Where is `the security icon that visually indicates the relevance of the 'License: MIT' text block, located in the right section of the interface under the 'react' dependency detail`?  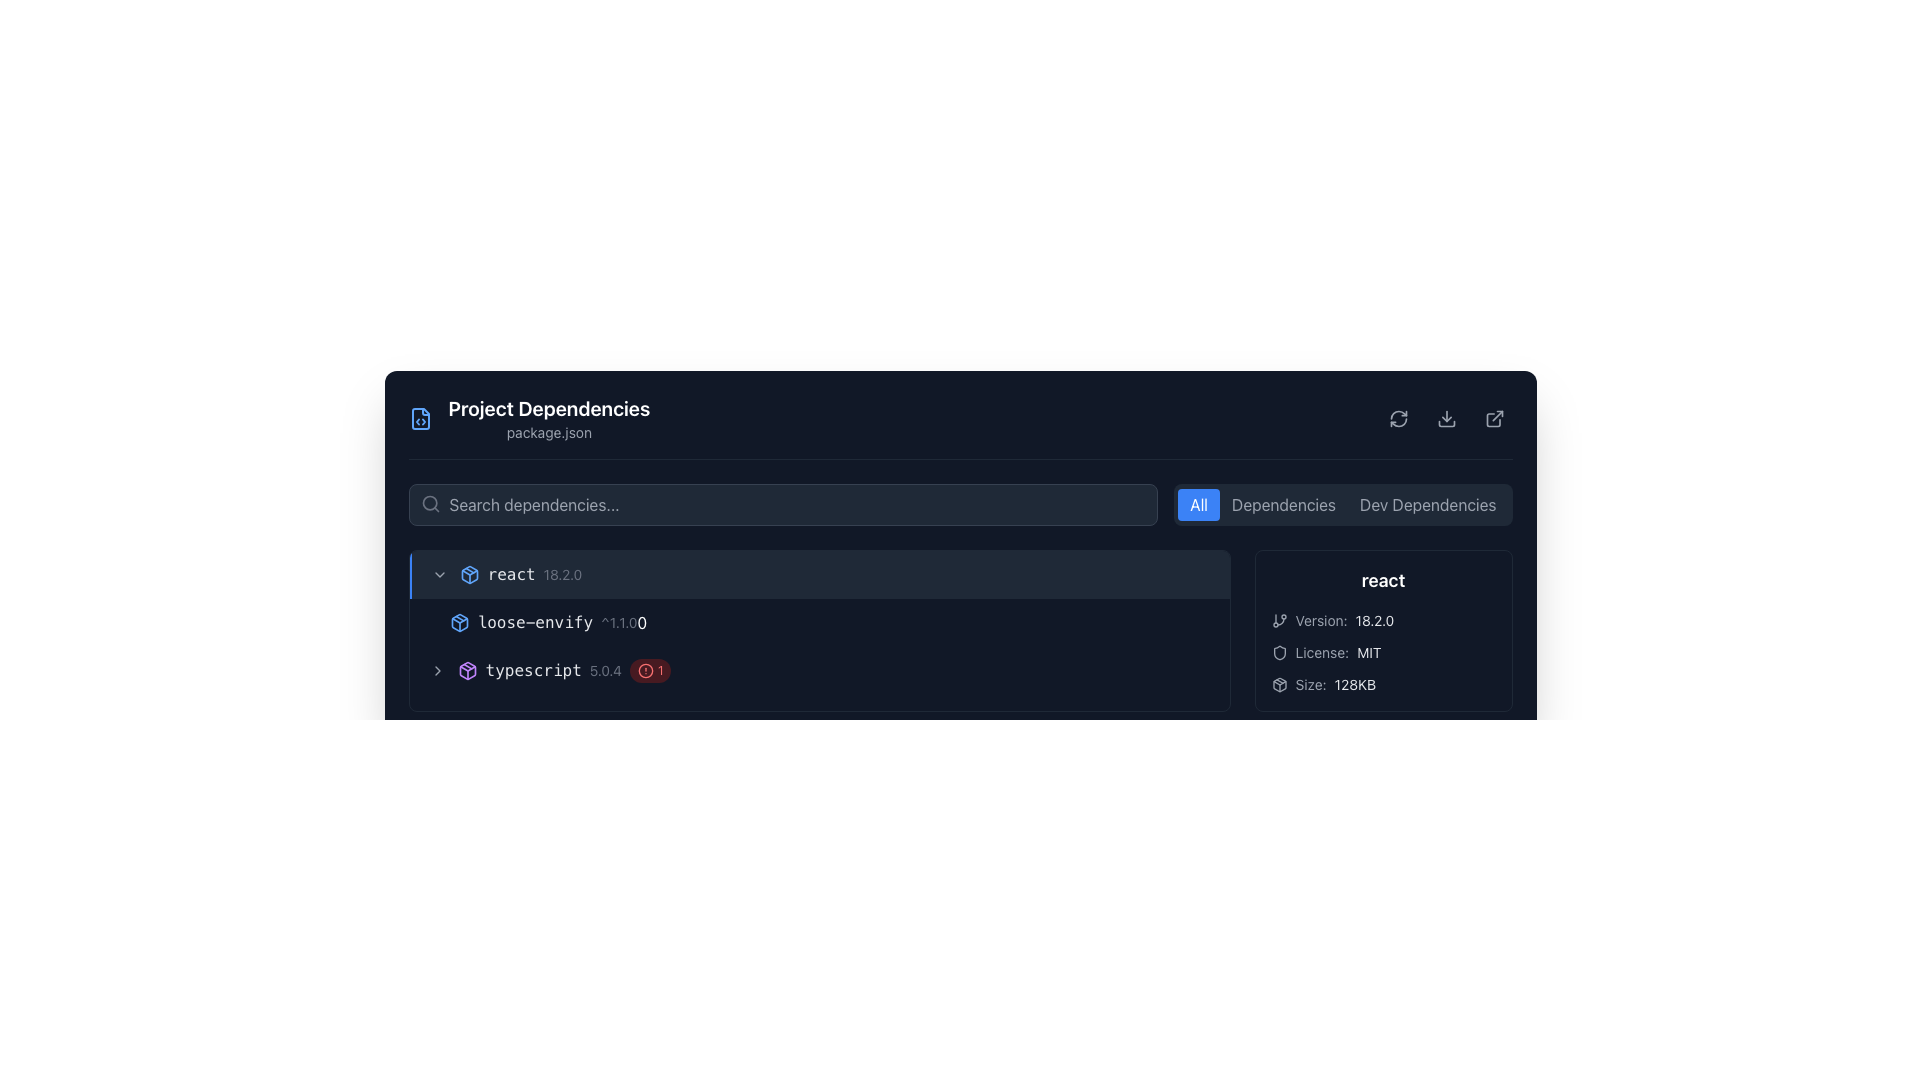
the security icon that visually indicates the relevance of the 'License: MIT' text block, located in the right section of the interface under the 'react' dependency detail is located at coordinates (1278, 652).